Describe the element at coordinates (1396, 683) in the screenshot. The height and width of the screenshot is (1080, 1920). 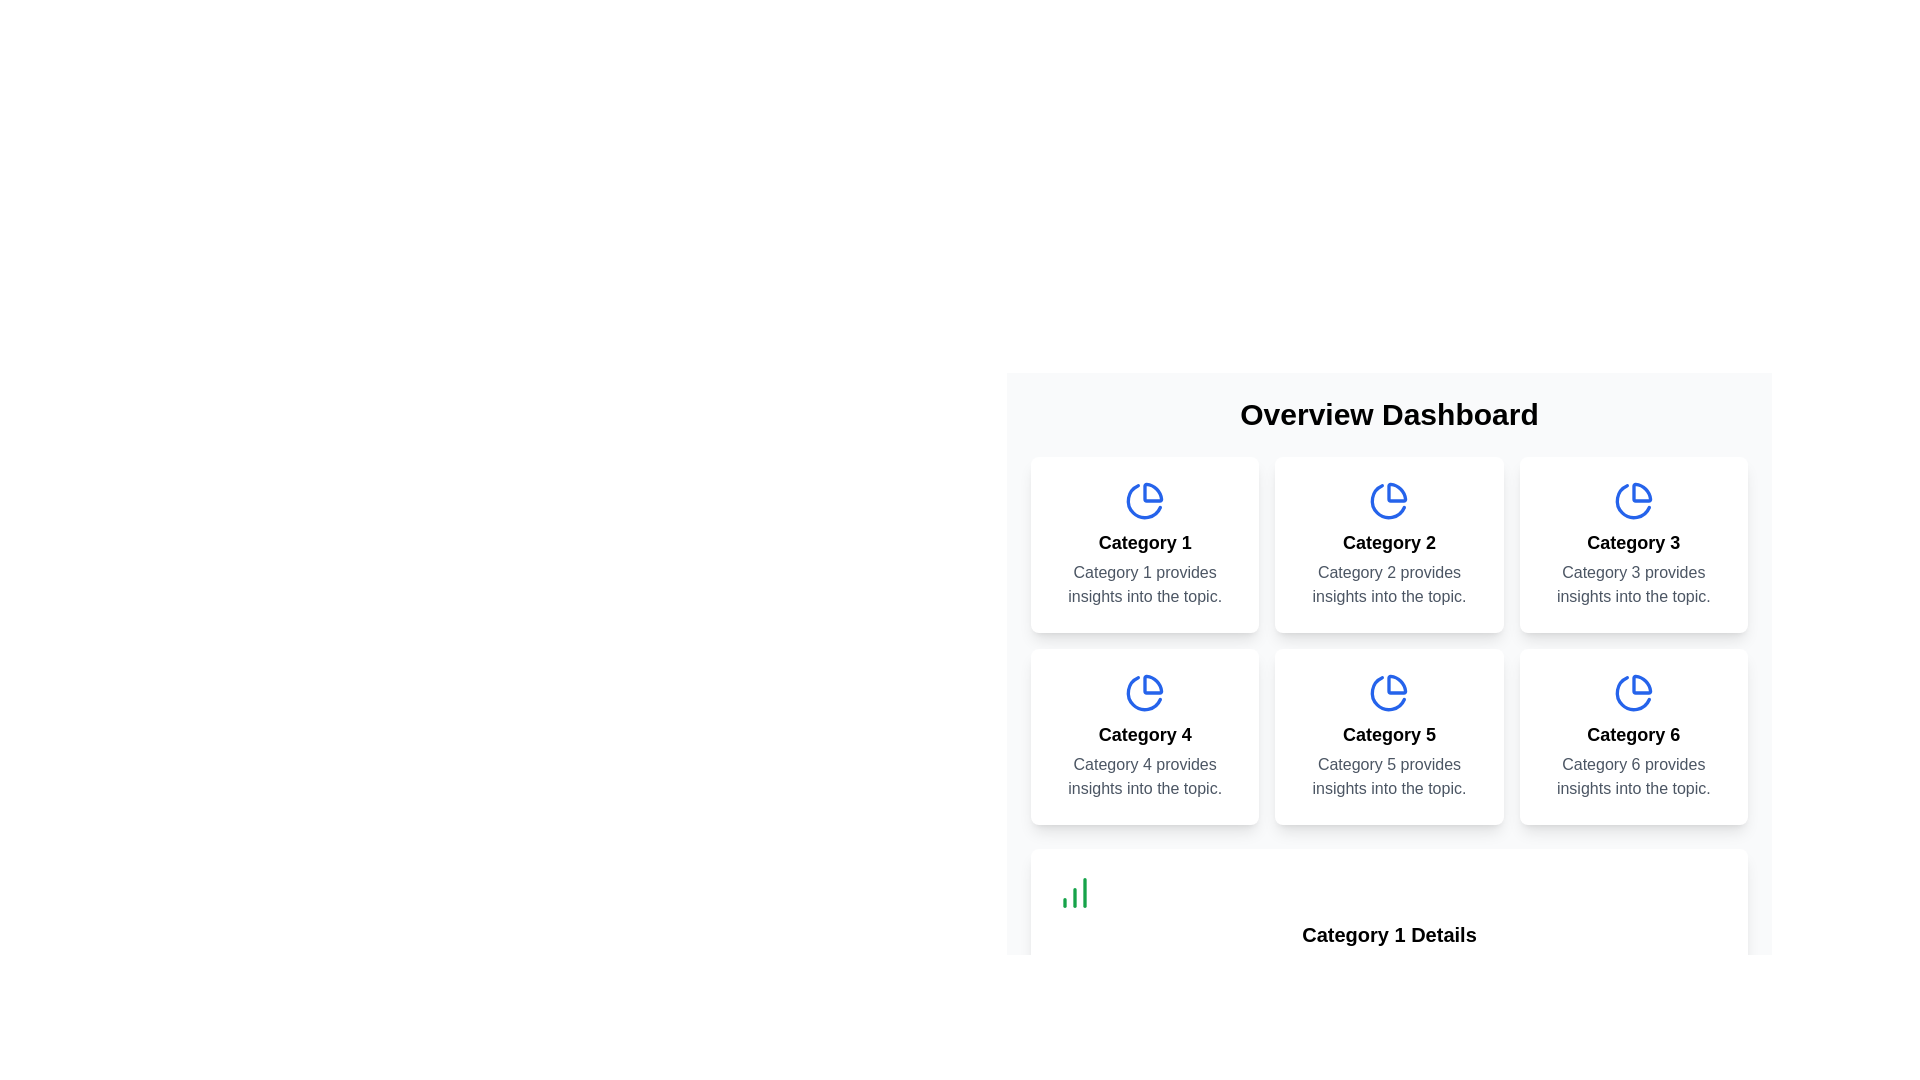
I see `the pie chart segment within the 'Category 5' card, which visually represents a portion of the pie chart icon in the dashboard` at that location.